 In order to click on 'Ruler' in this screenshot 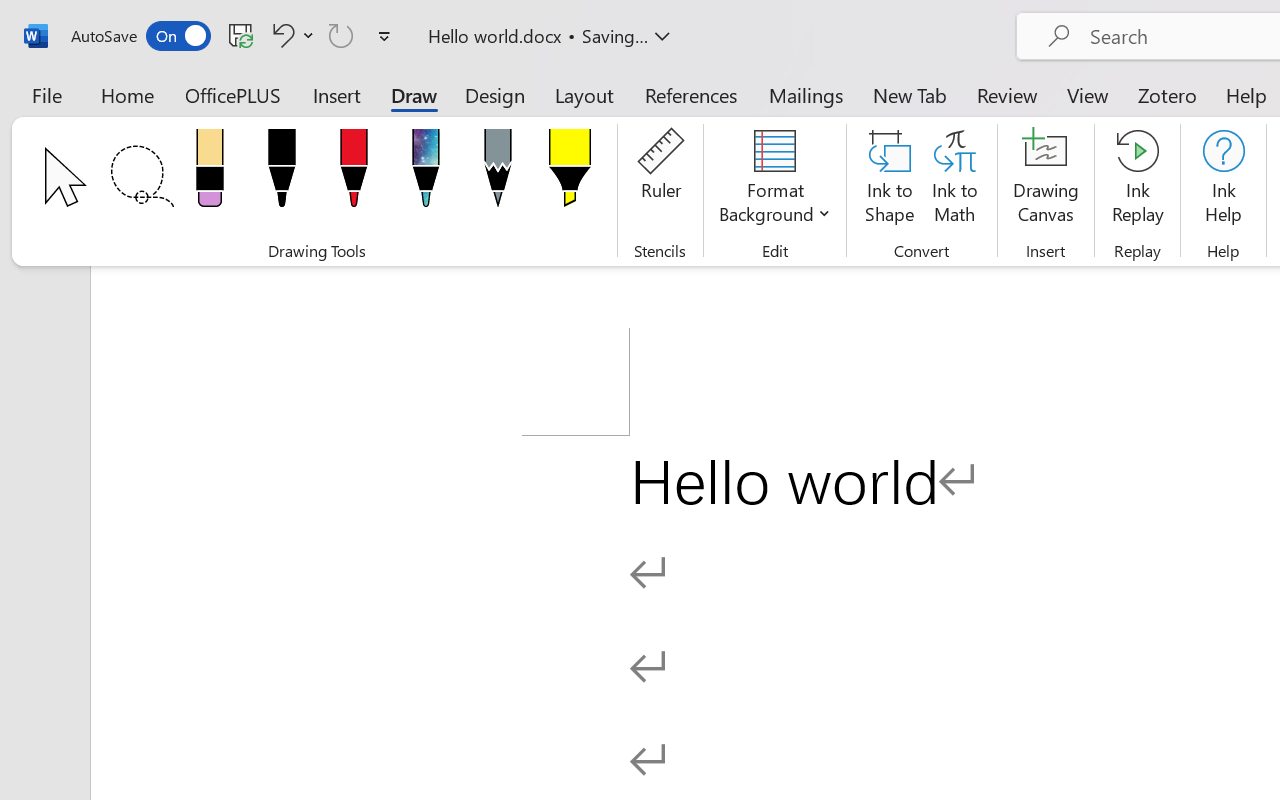, I will do `click(661, 179)`.